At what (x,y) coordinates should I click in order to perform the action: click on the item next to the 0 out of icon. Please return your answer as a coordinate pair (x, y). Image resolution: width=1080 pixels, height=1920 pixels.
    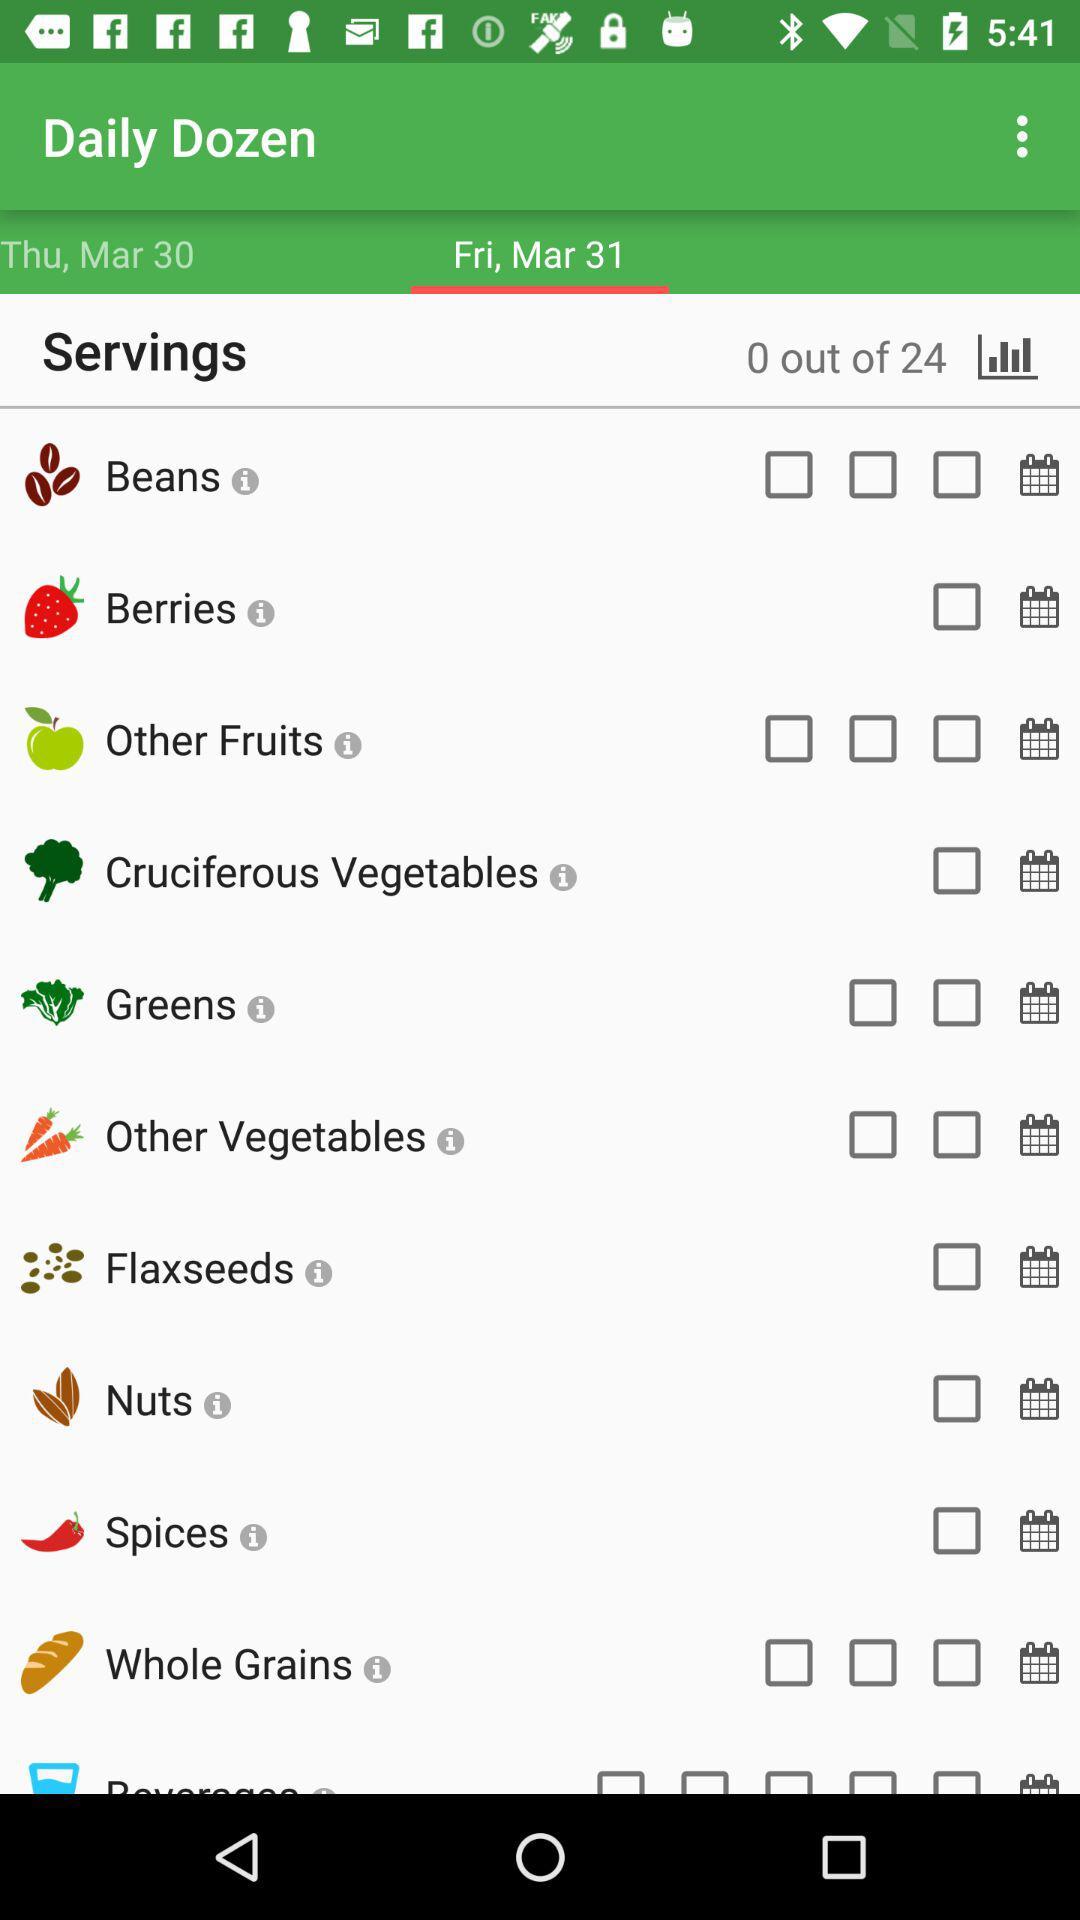
    Looking at the image, I should click on (181, 473).